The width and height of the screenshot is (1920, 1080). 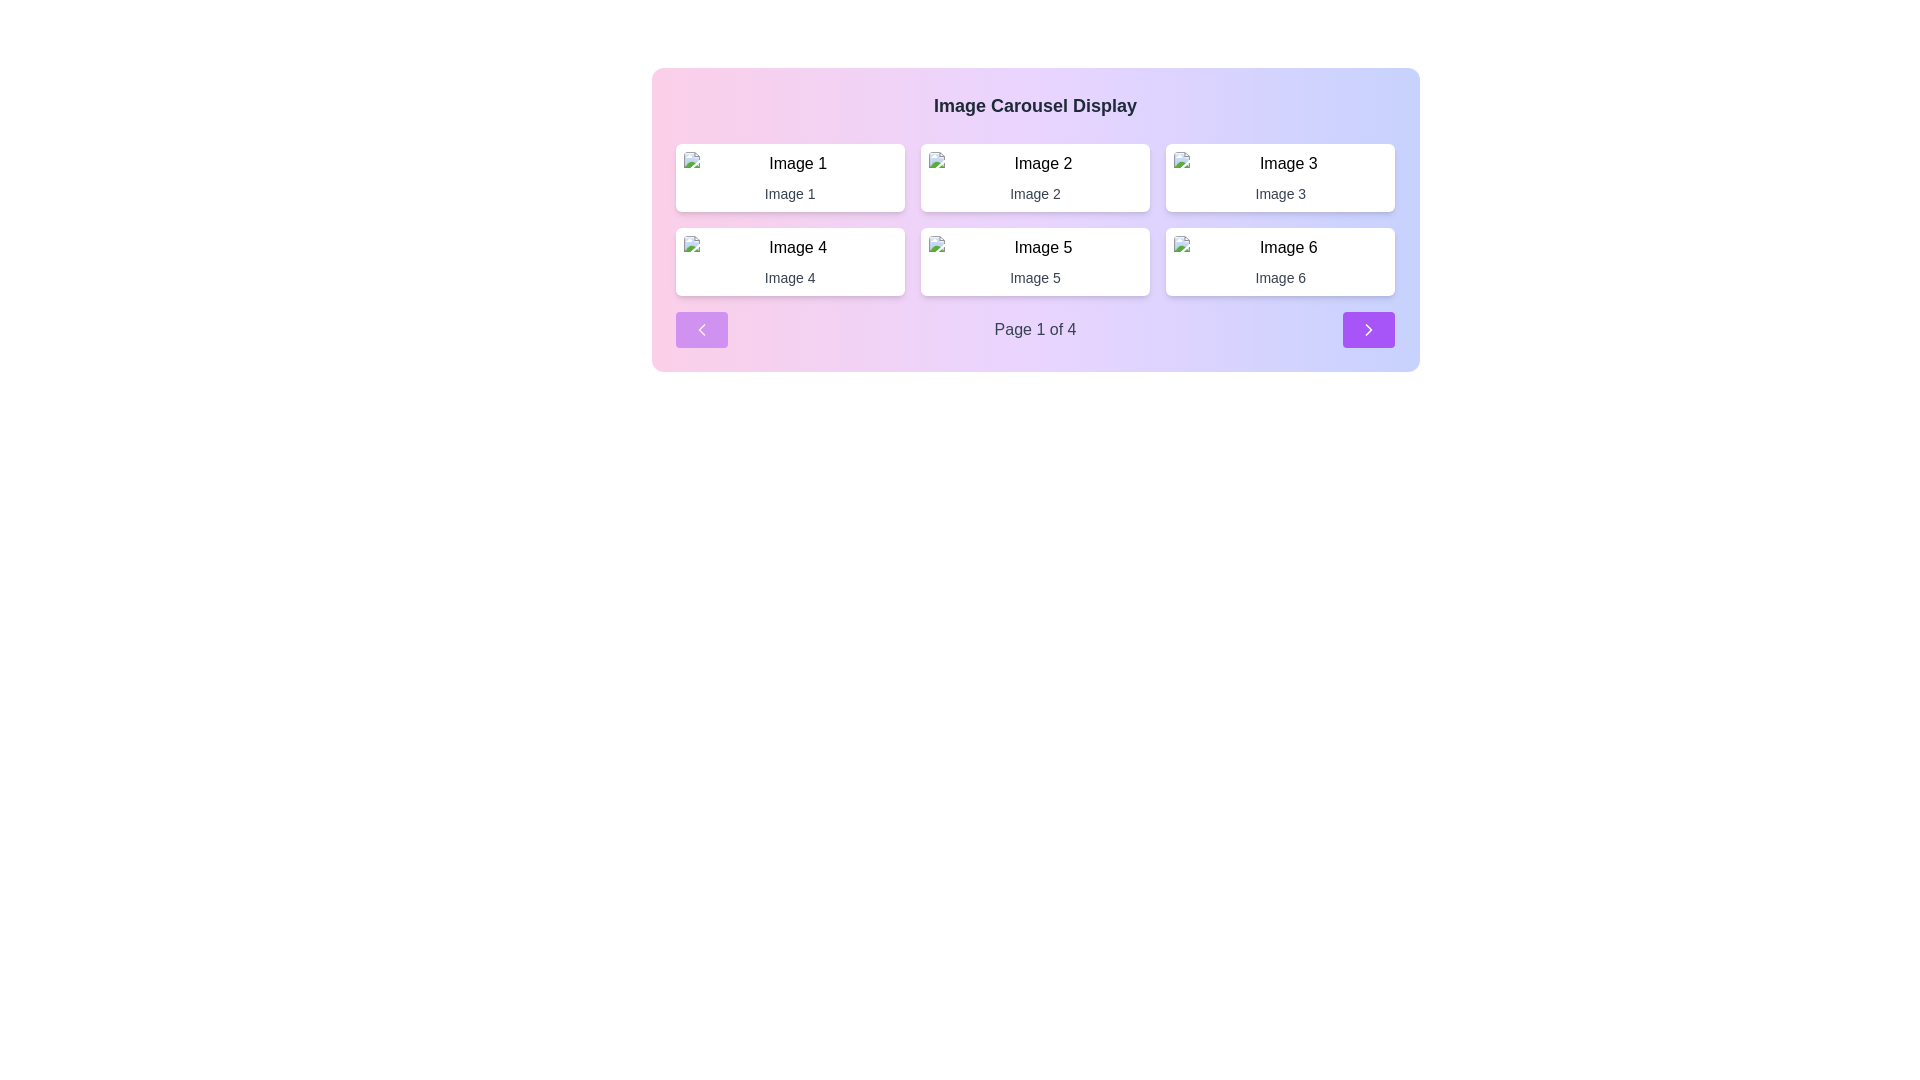 I want to click on the first image in the 'Image Carousel Display' grid, so click(x=789, y=163).